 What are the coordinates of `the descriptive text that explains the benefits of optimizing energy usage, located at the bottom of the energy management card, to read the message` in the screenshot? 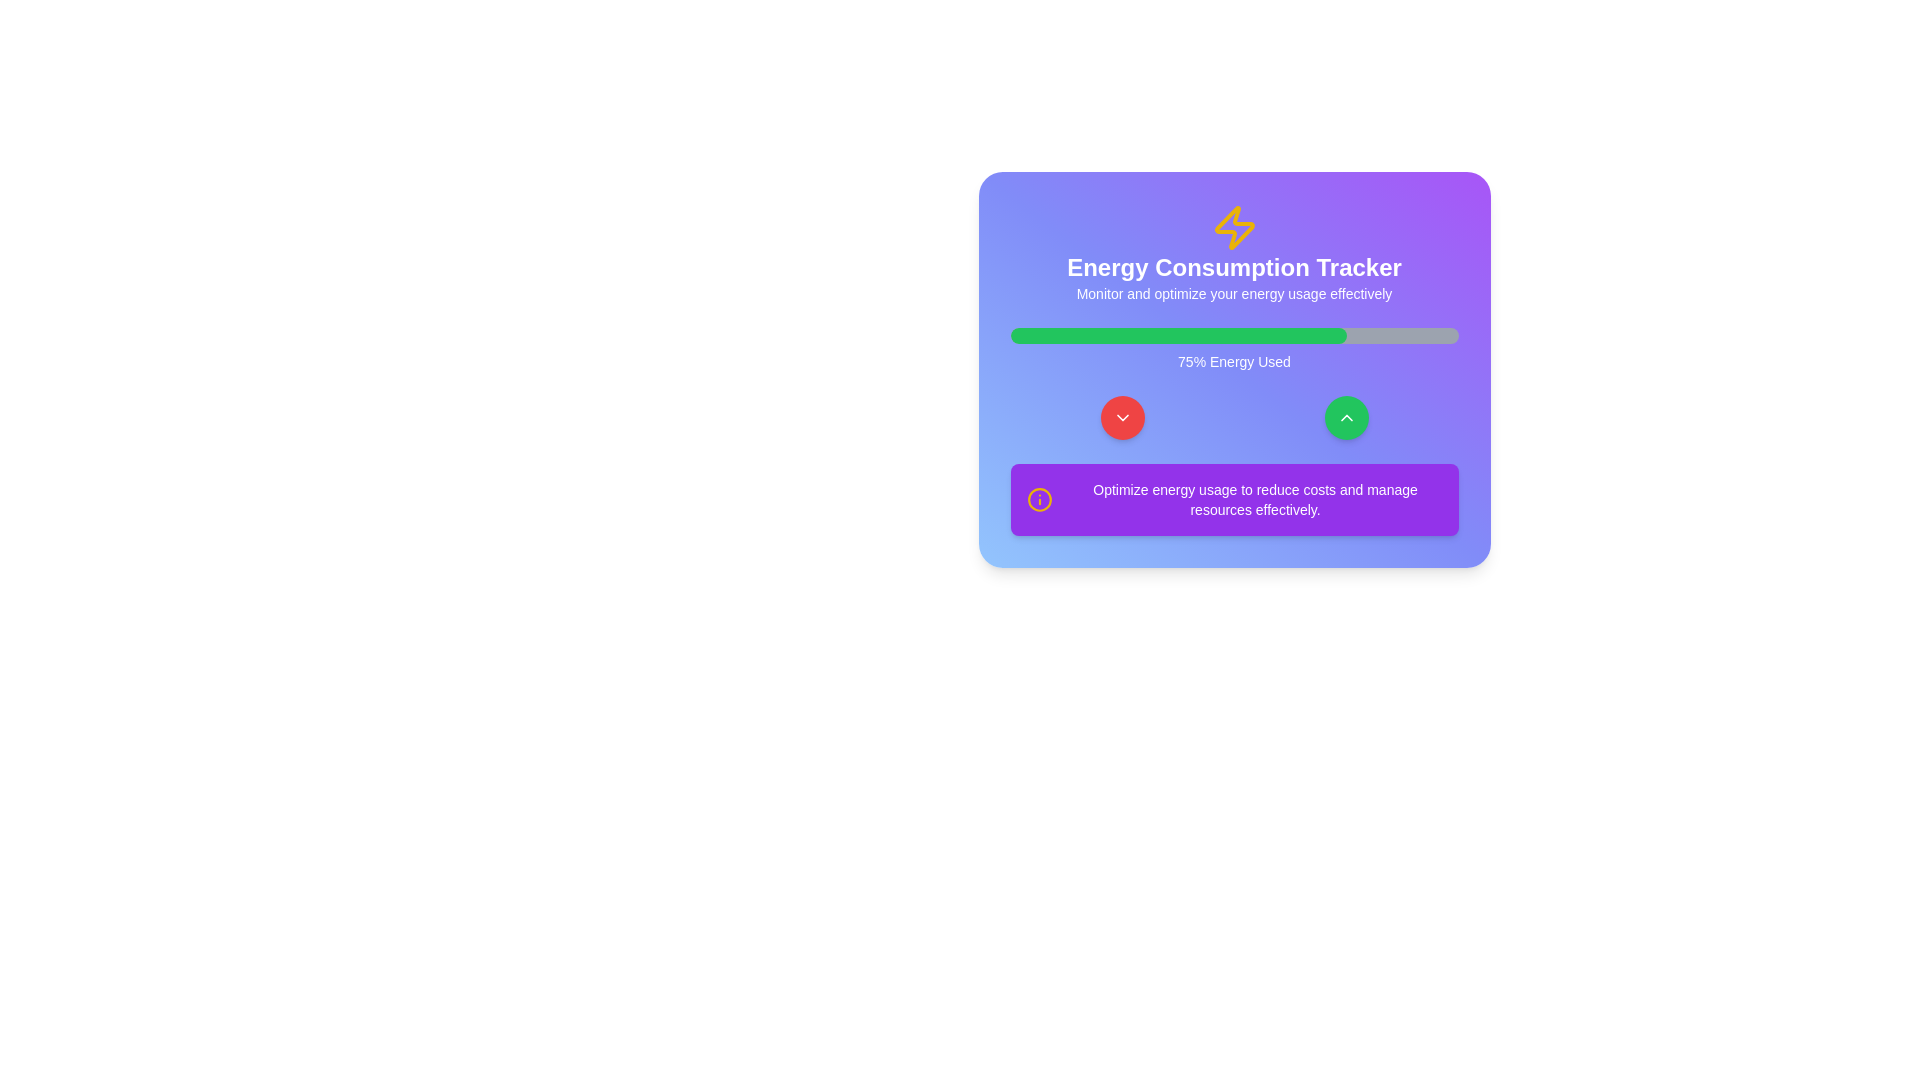 It's located at (1254, 499).